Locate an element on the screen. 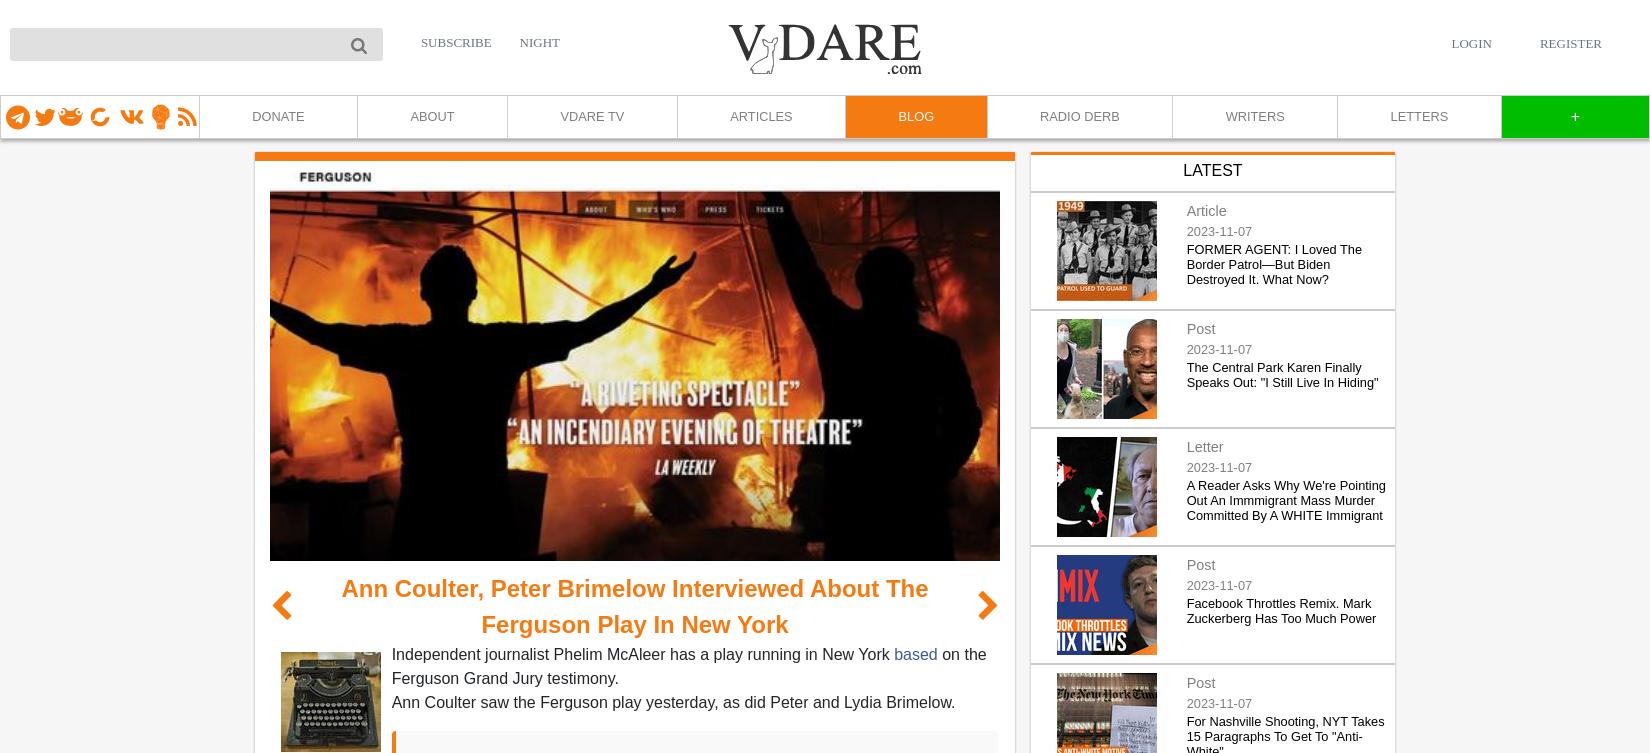 Image resolution: width=1650 pixels, height=753 pixels. '+' is located at coordinates (1568, 116).